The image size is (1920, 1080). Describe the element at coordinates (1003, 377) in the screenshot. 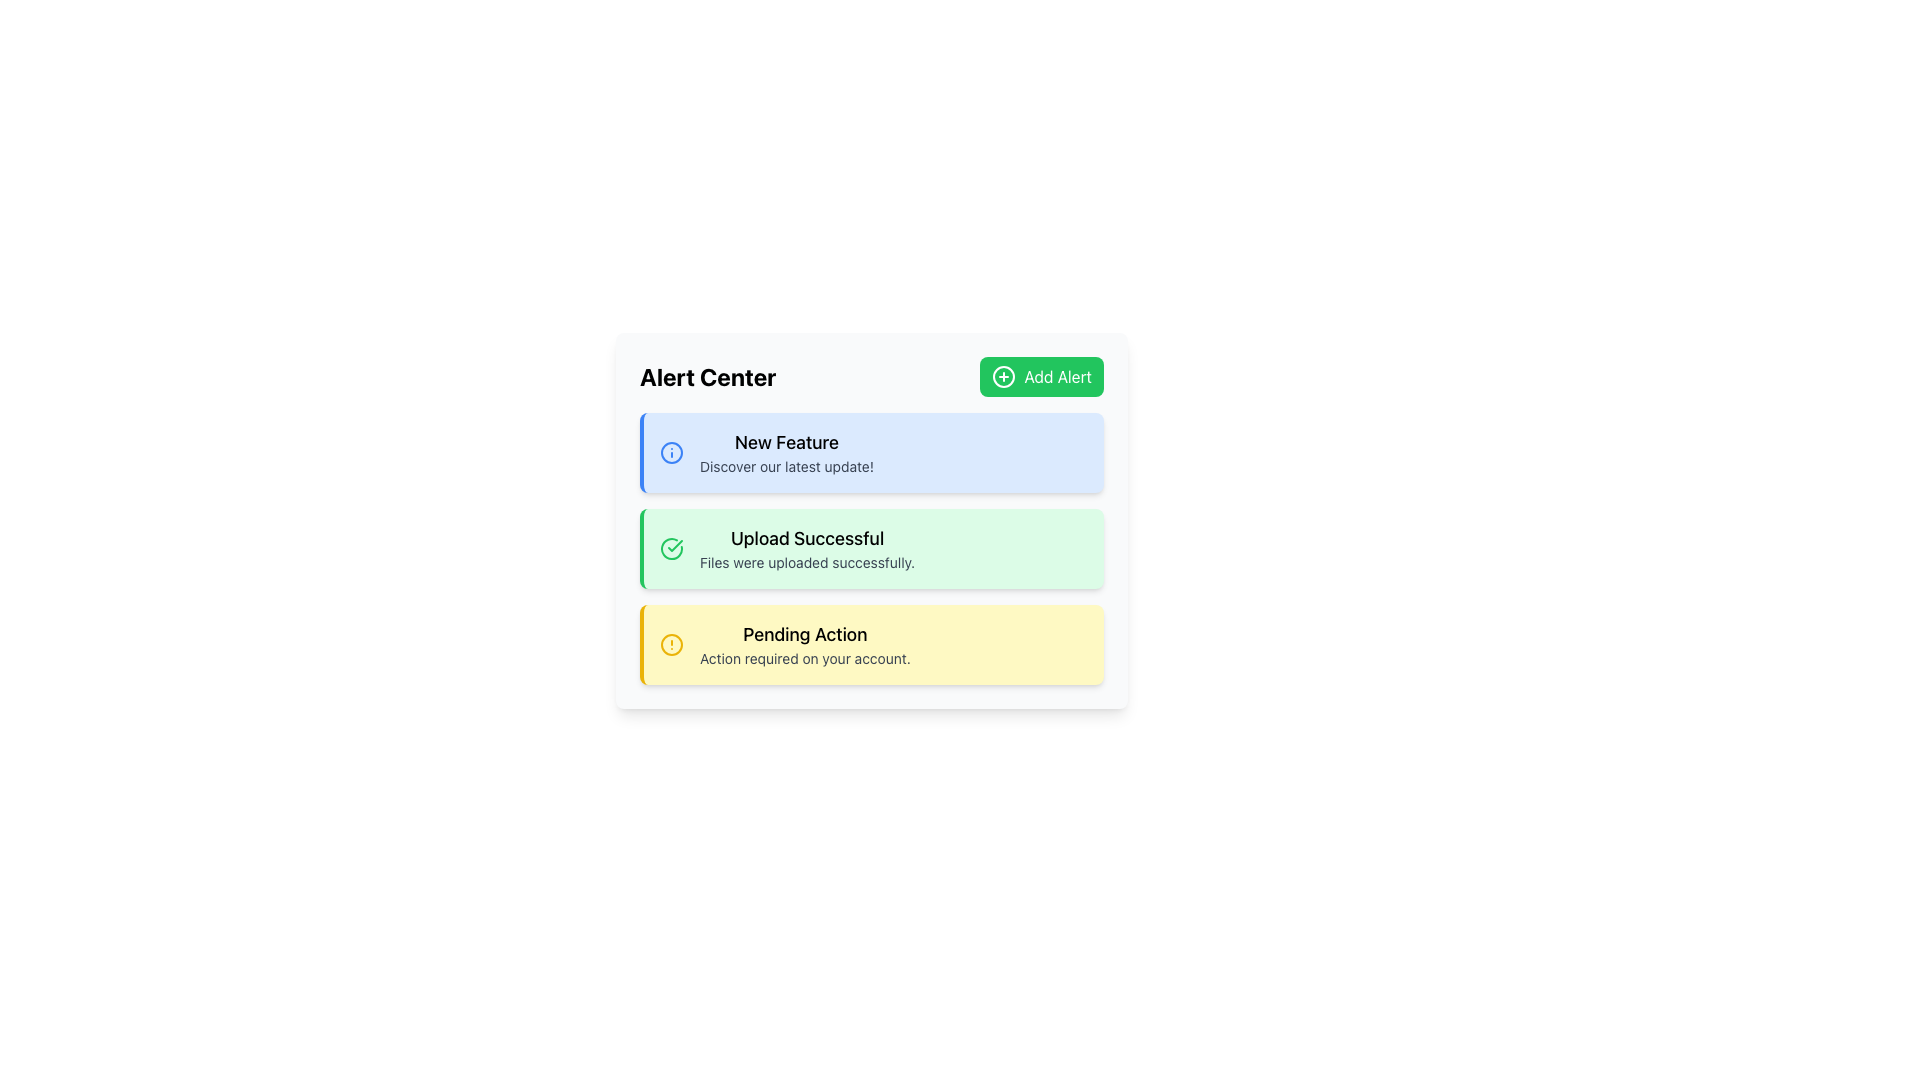

I see `the circular green icon with a plus symbol, which is part of the 'Add Alert' button located at the top-right corner of the right sidebar` at that location.